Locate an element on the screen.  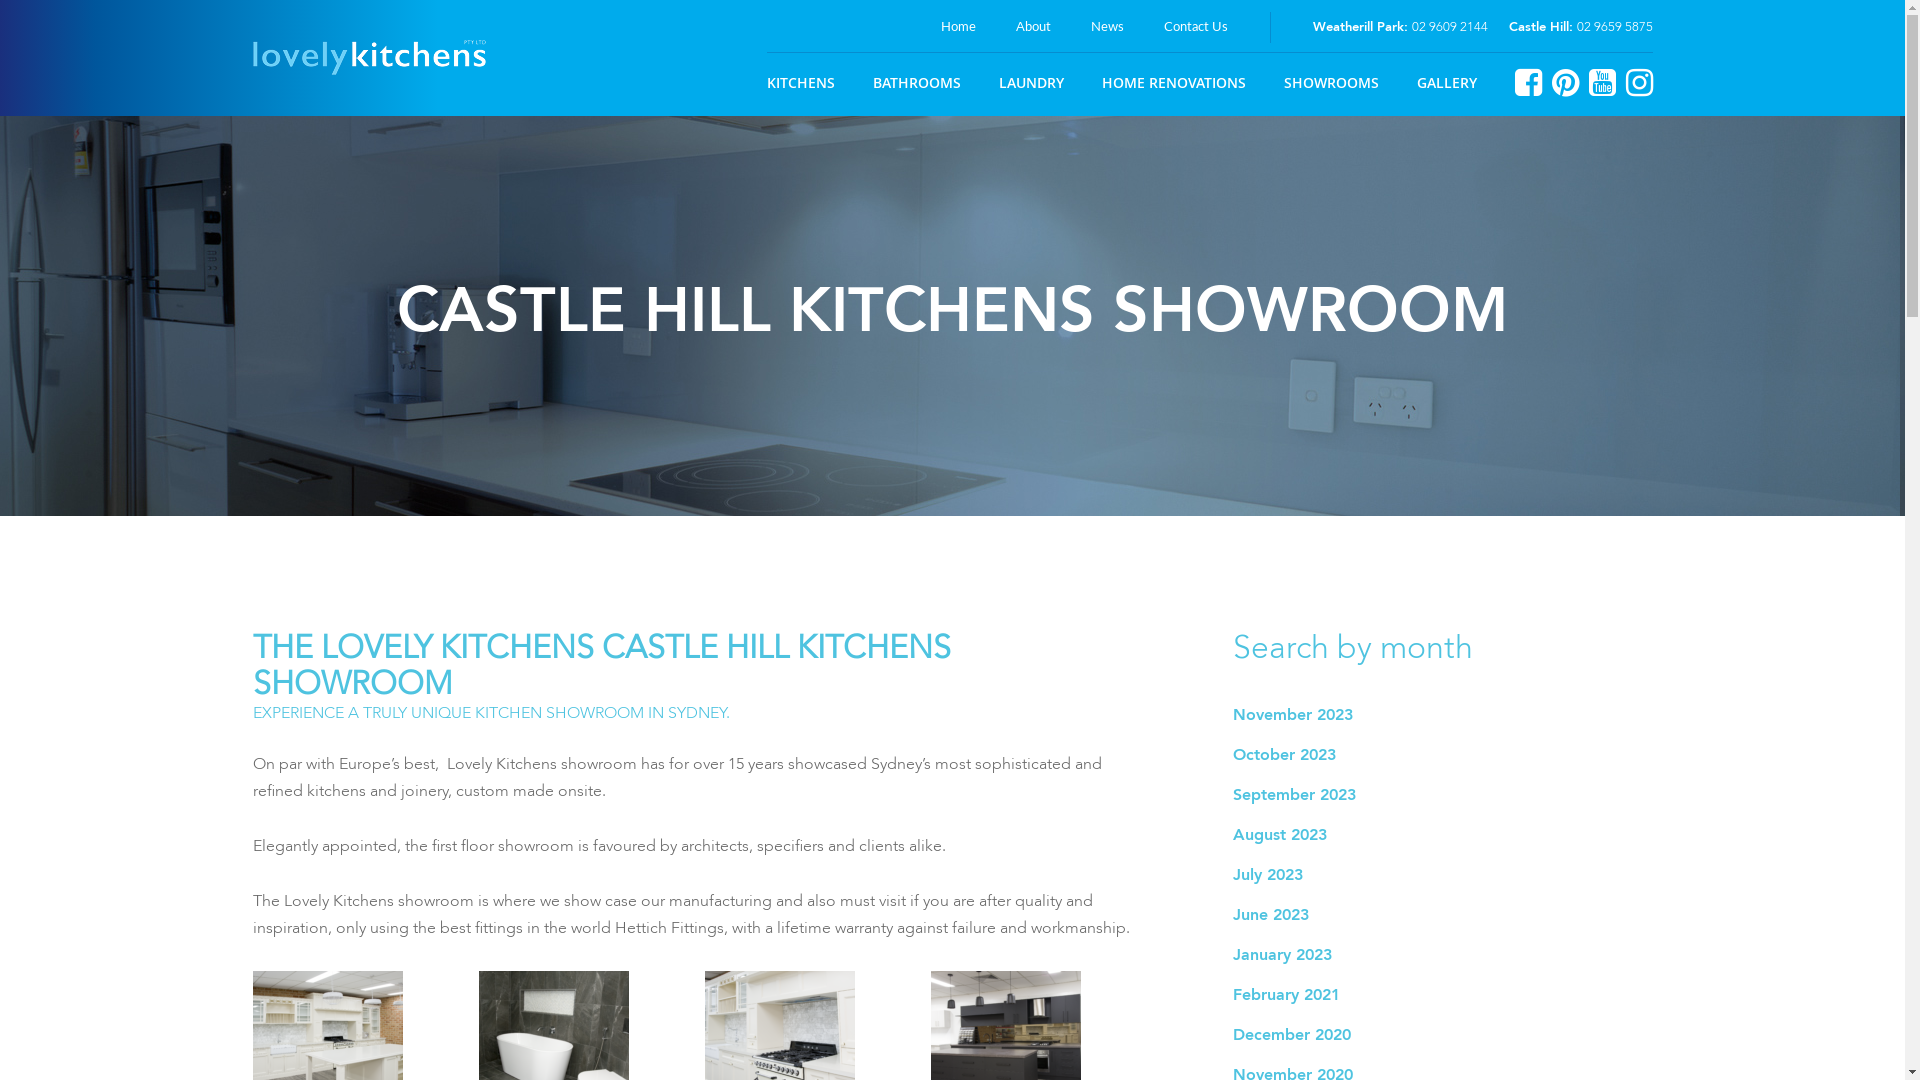
'Home' is located at coordinates (957, 26).